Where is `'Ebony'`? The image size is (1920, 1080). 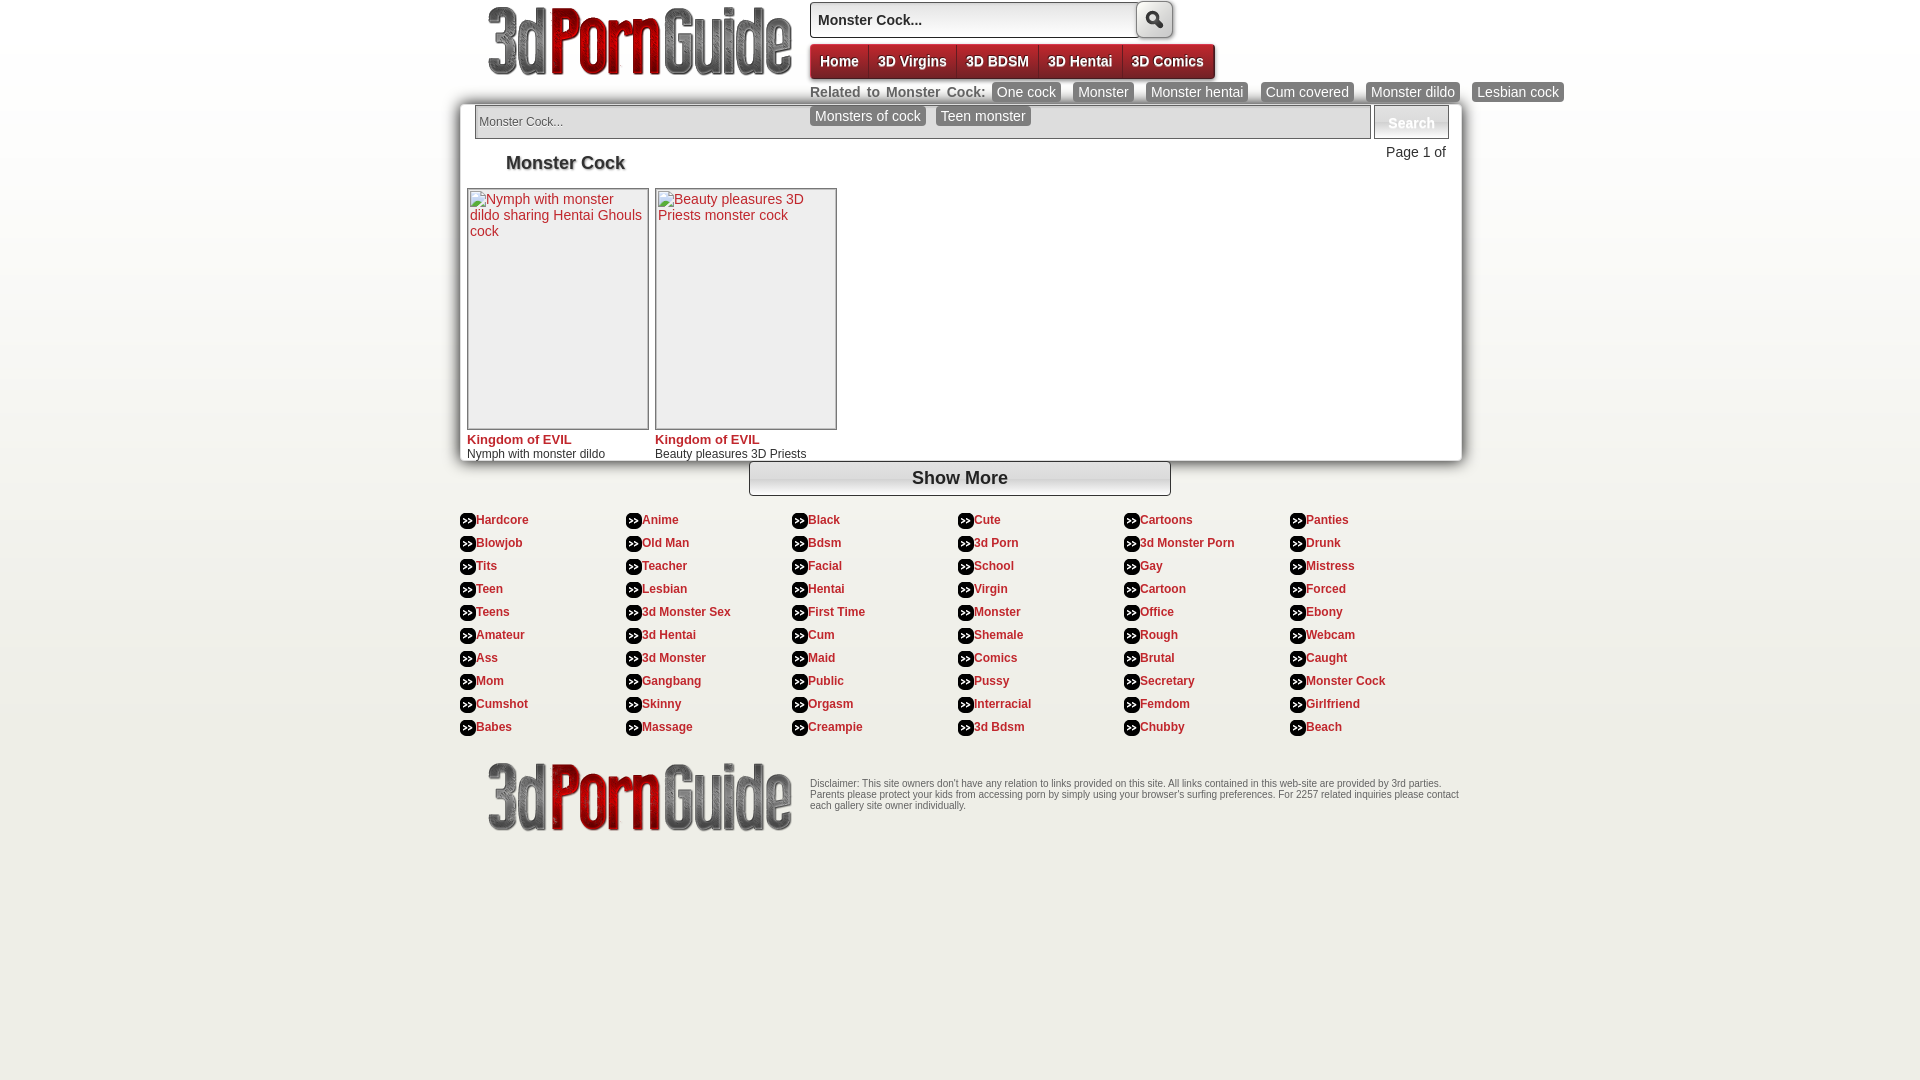
'Ebony' is located at coordinates (1324, 611).